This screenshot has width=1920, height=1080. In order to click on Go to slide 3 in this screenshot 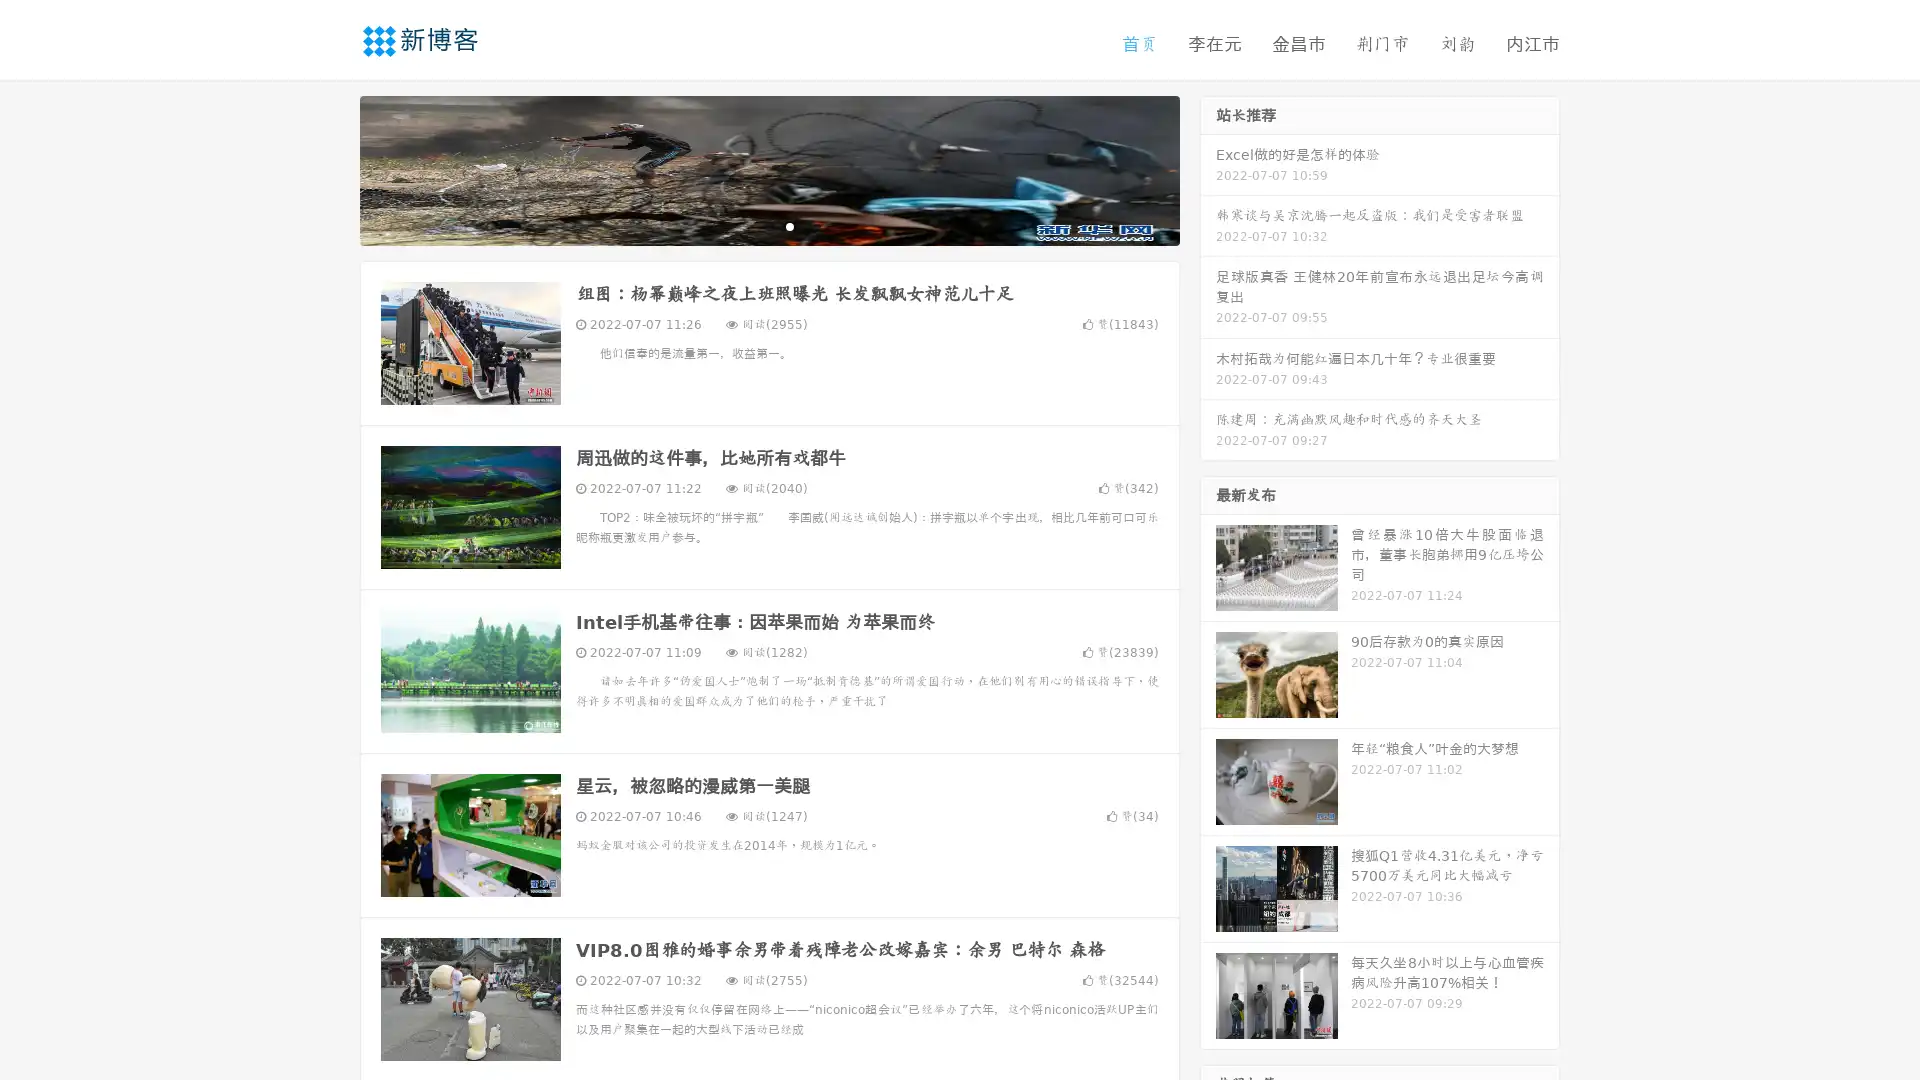, I will do `click(789, 225)`.